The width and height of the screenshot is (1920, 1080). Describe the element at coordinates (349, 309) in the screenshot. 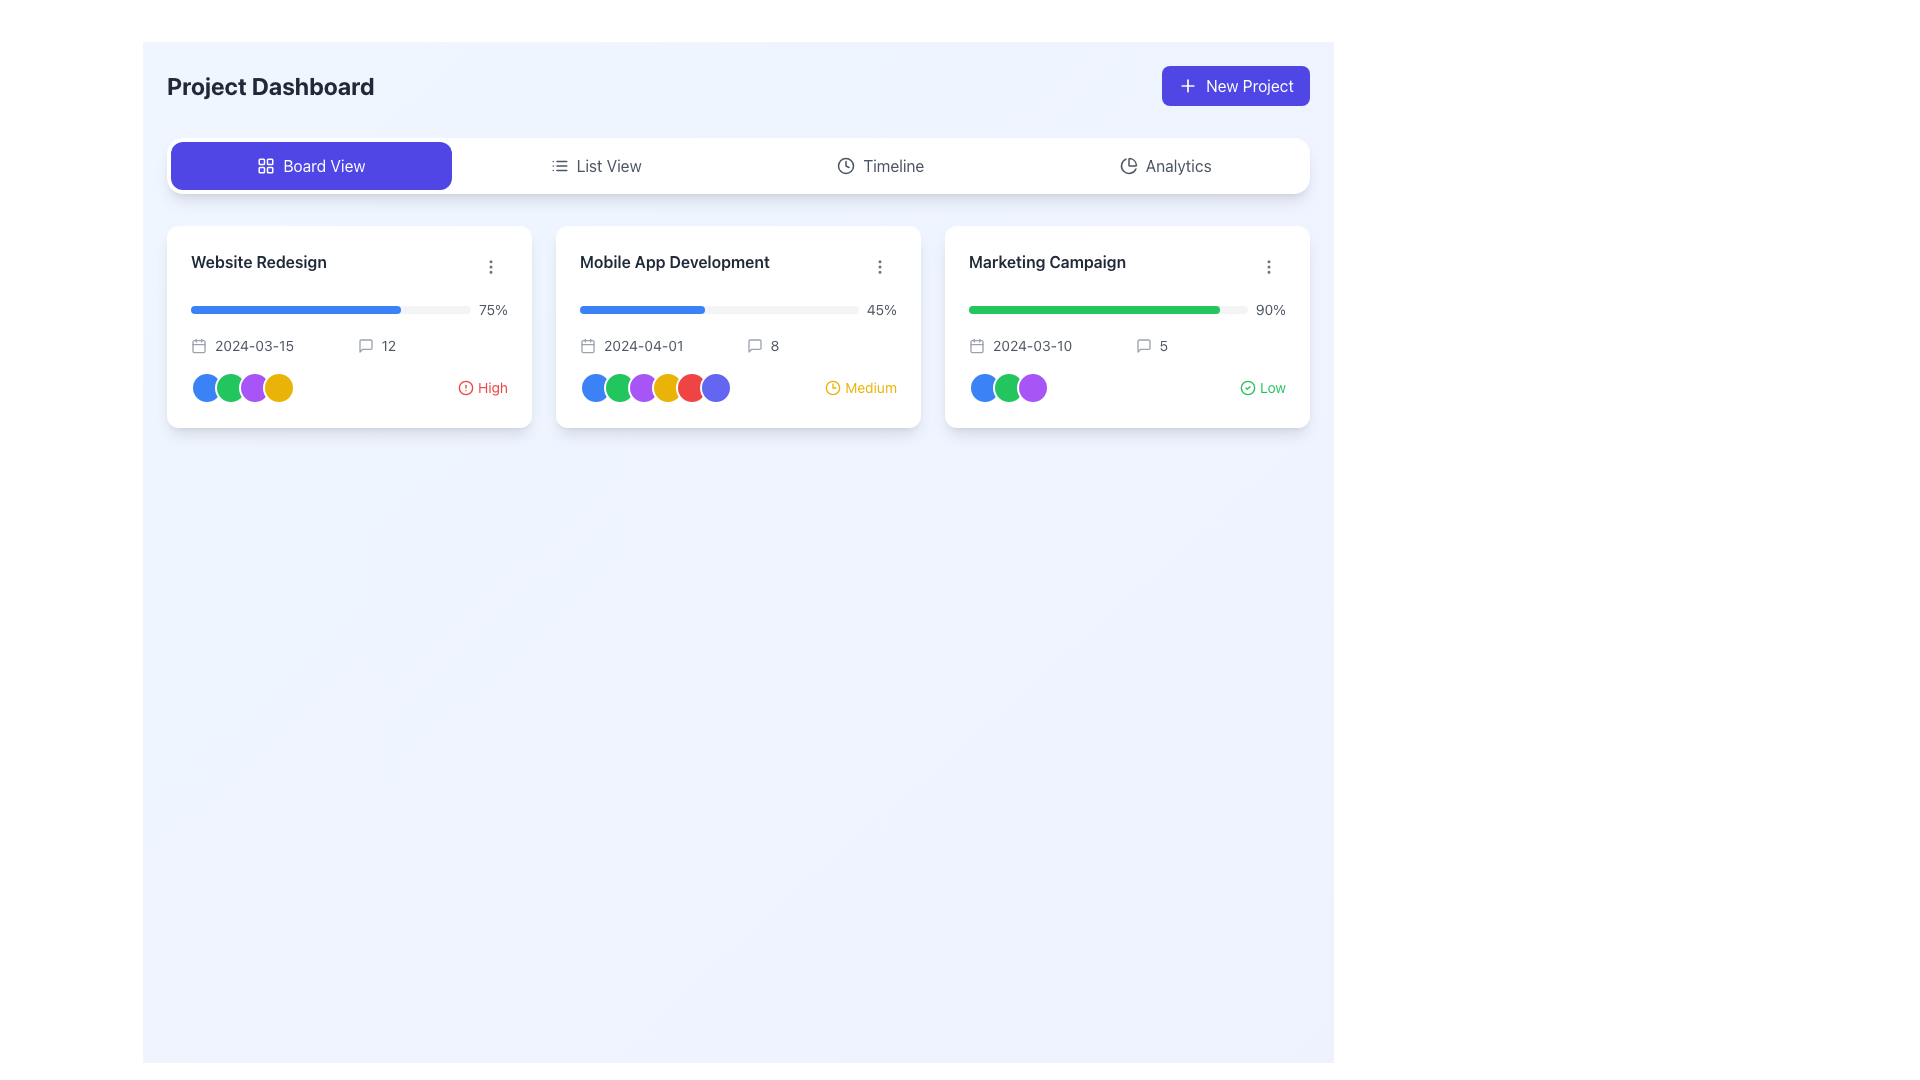

I see `the progress bar indicating 75% completion within the 'Website Redesign' project card` at that location.